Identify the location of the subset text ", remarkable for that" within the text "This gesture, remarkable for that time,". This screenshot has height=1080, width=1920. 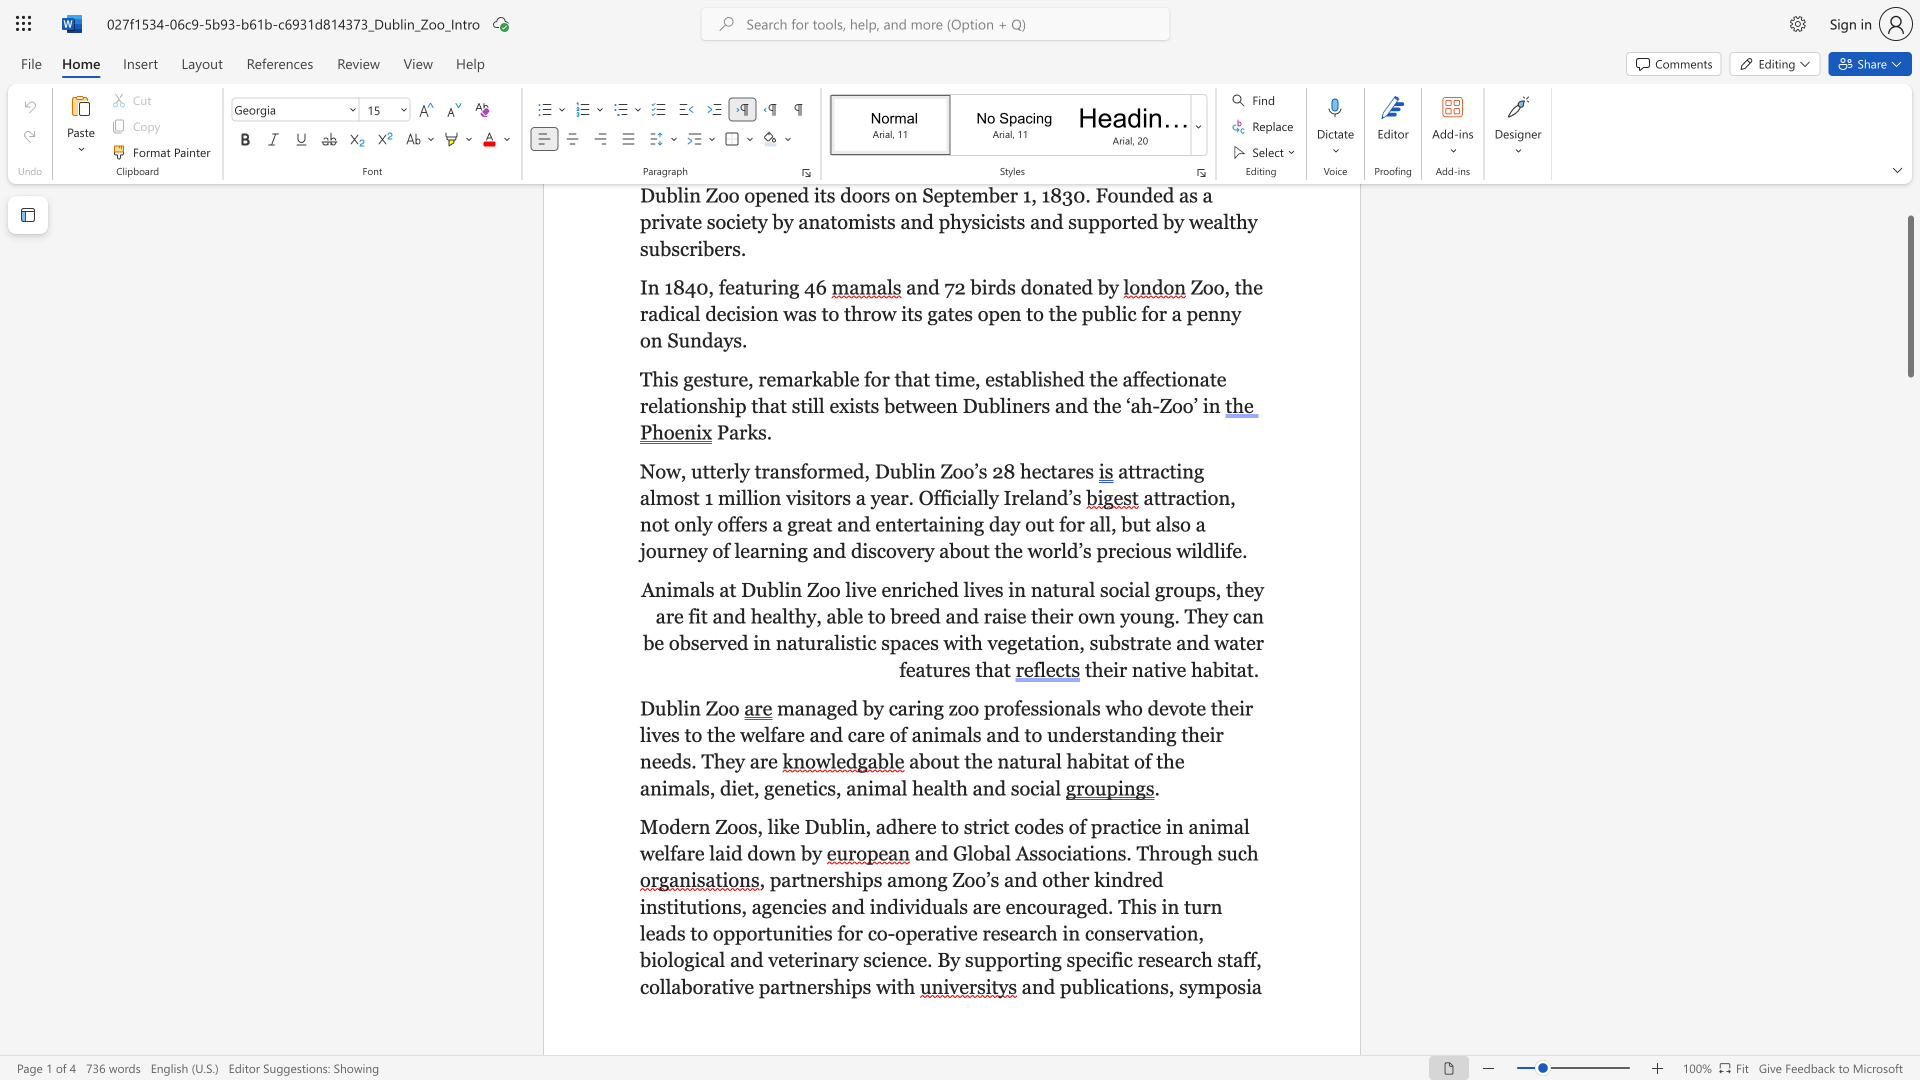
(747, 379).